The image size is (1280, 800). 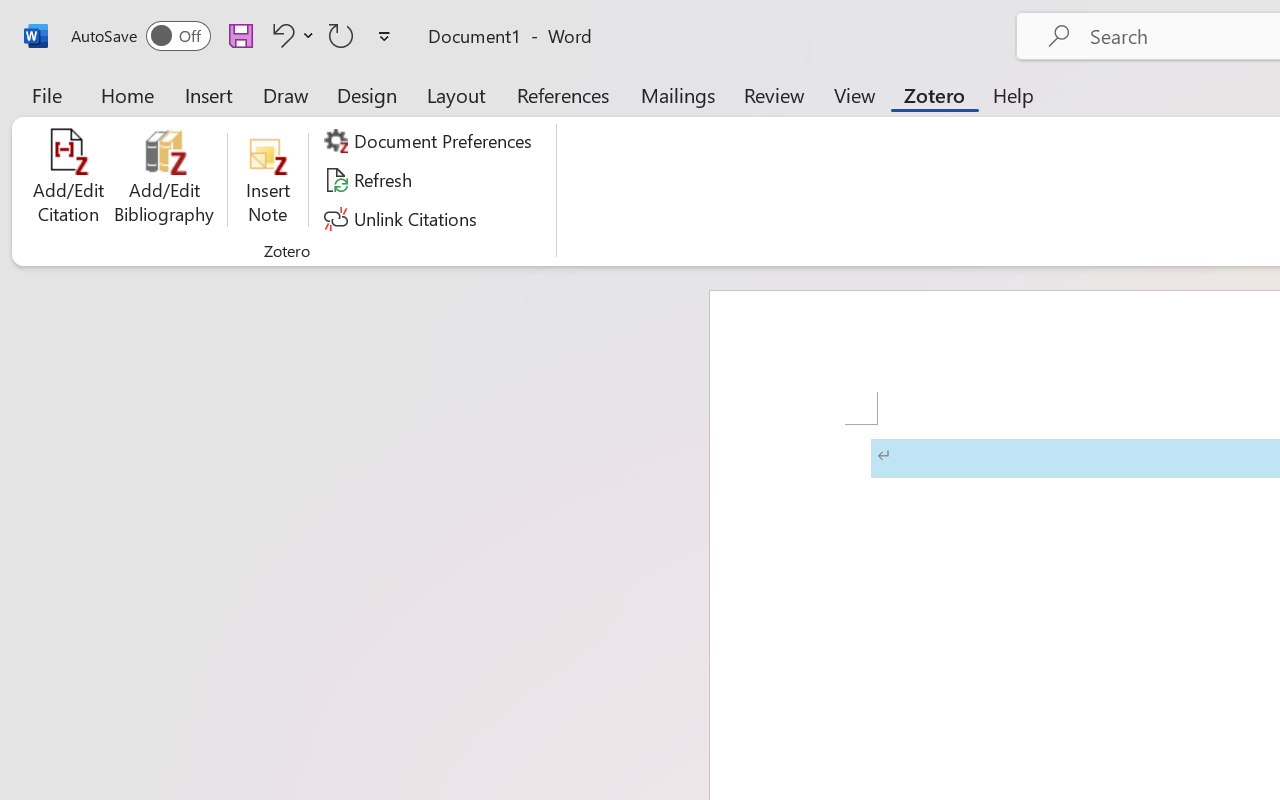 I want to click on 'Add/Edit Bibliography', so click(x=164, y=179).